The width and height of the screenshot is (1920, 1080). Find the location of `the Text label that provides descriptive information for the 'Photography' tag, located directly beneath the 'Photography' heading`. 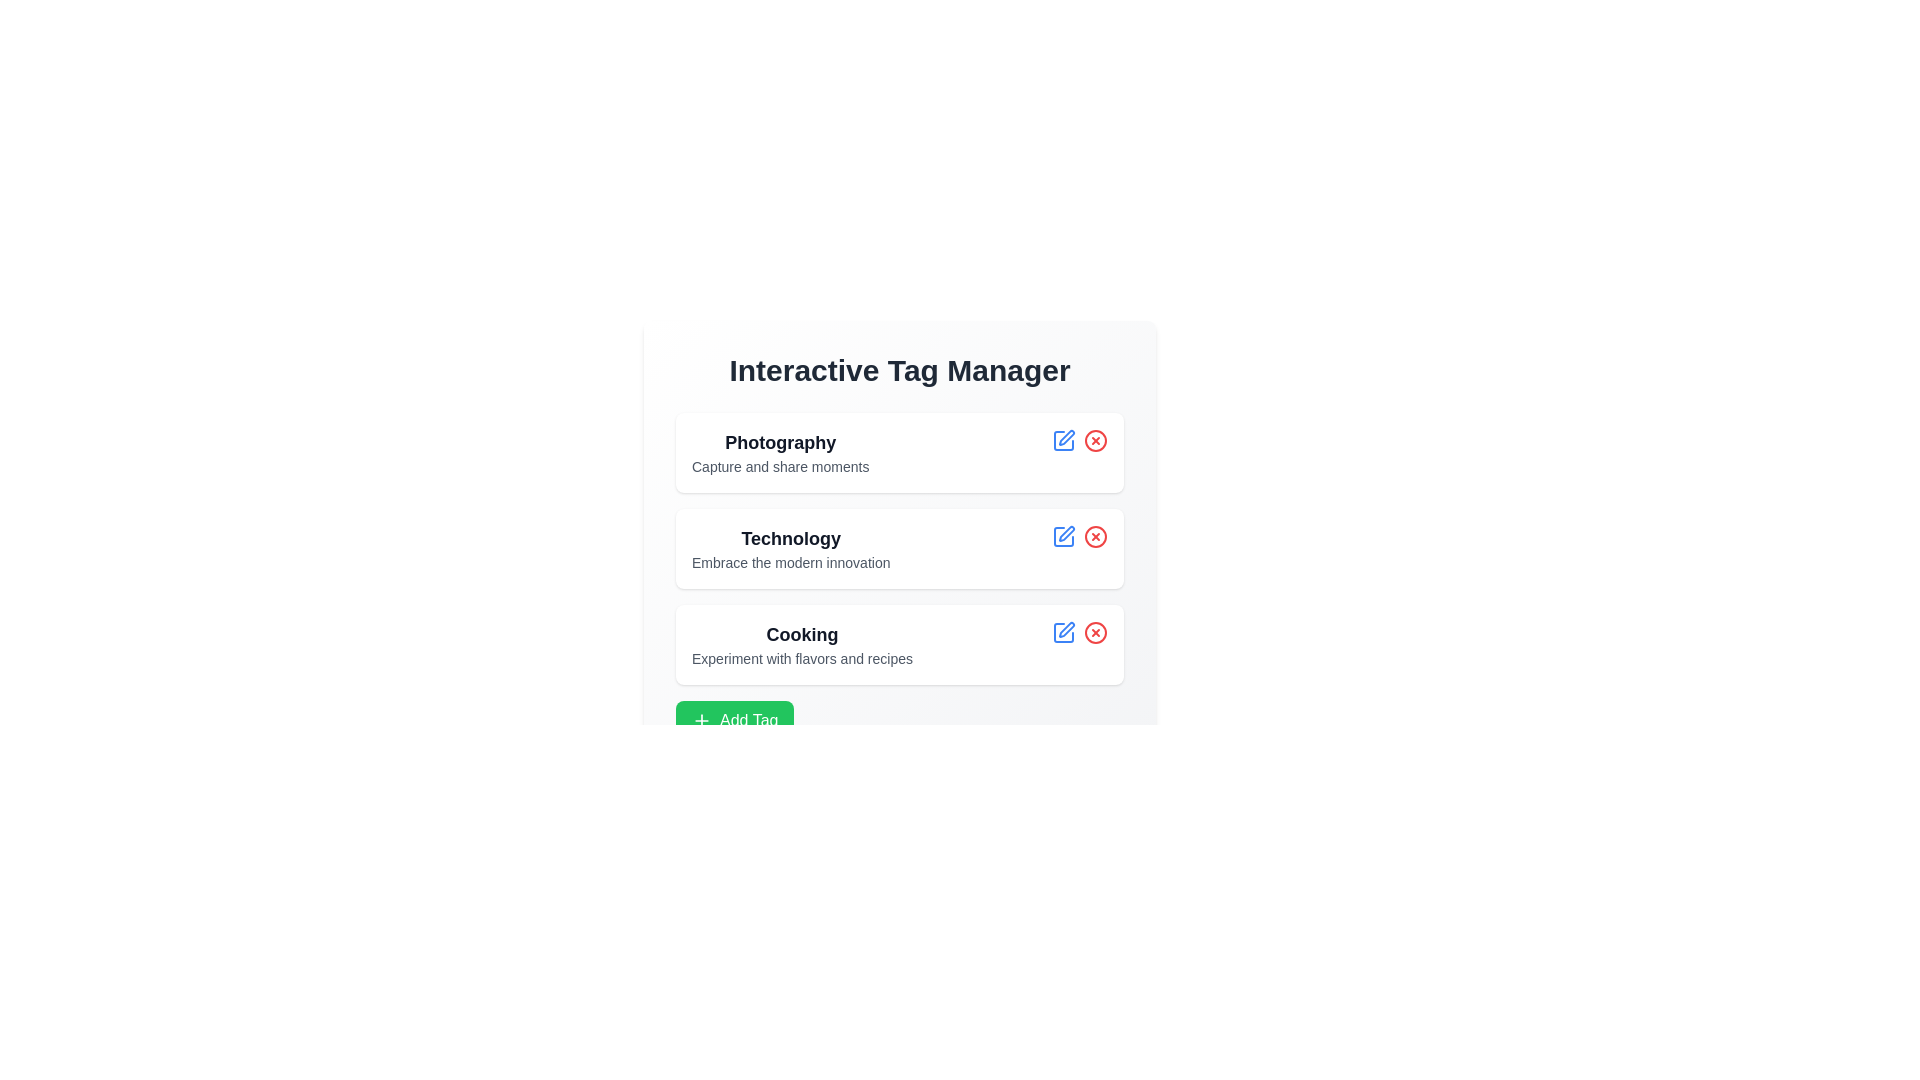

the Text label that provides descriptive information for the 'Photography' tag, located directly beneath the 'Photography' heading is located at coordinates (779, 466).